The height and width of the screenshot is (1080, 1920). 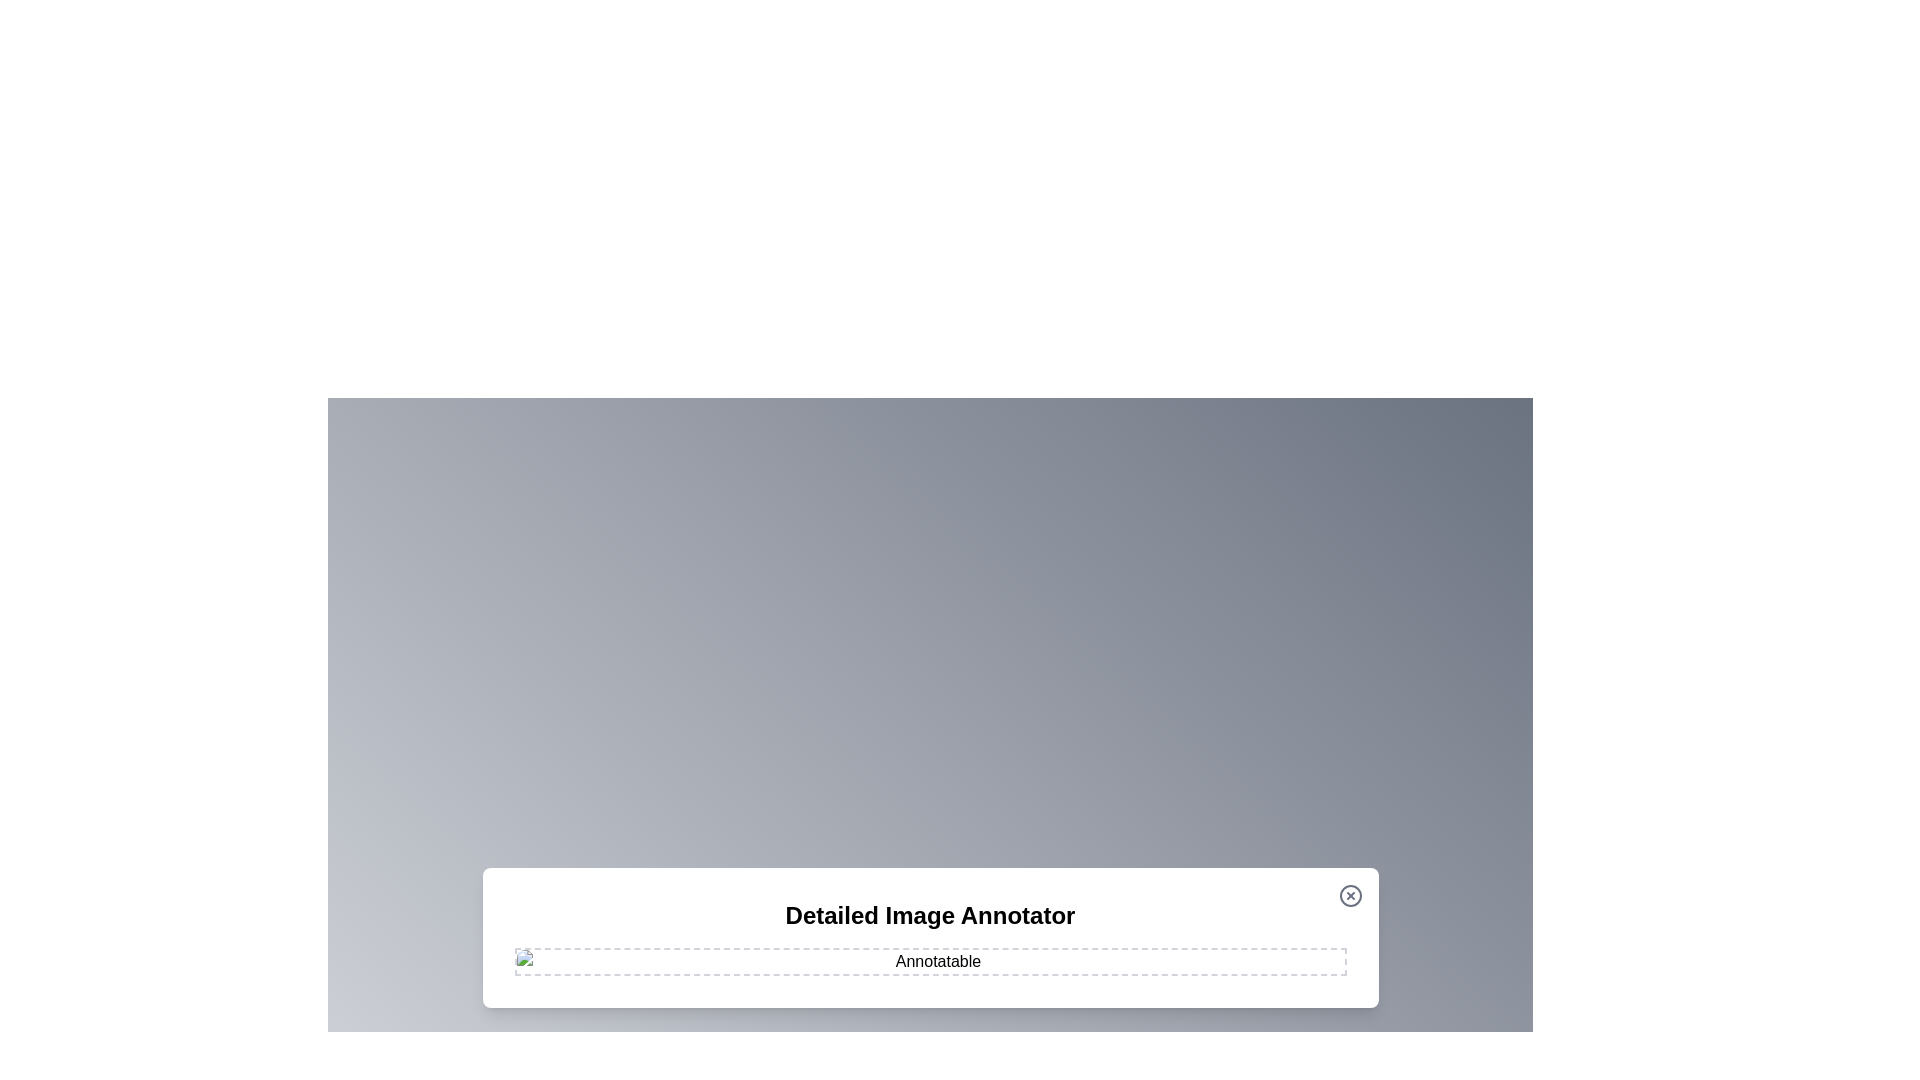 What do you see at coordinates (1069, 971) in the screenshot?
I see `the image at coordinates (1070, 973) to add an annotation` at bounding box center [1069, 971].